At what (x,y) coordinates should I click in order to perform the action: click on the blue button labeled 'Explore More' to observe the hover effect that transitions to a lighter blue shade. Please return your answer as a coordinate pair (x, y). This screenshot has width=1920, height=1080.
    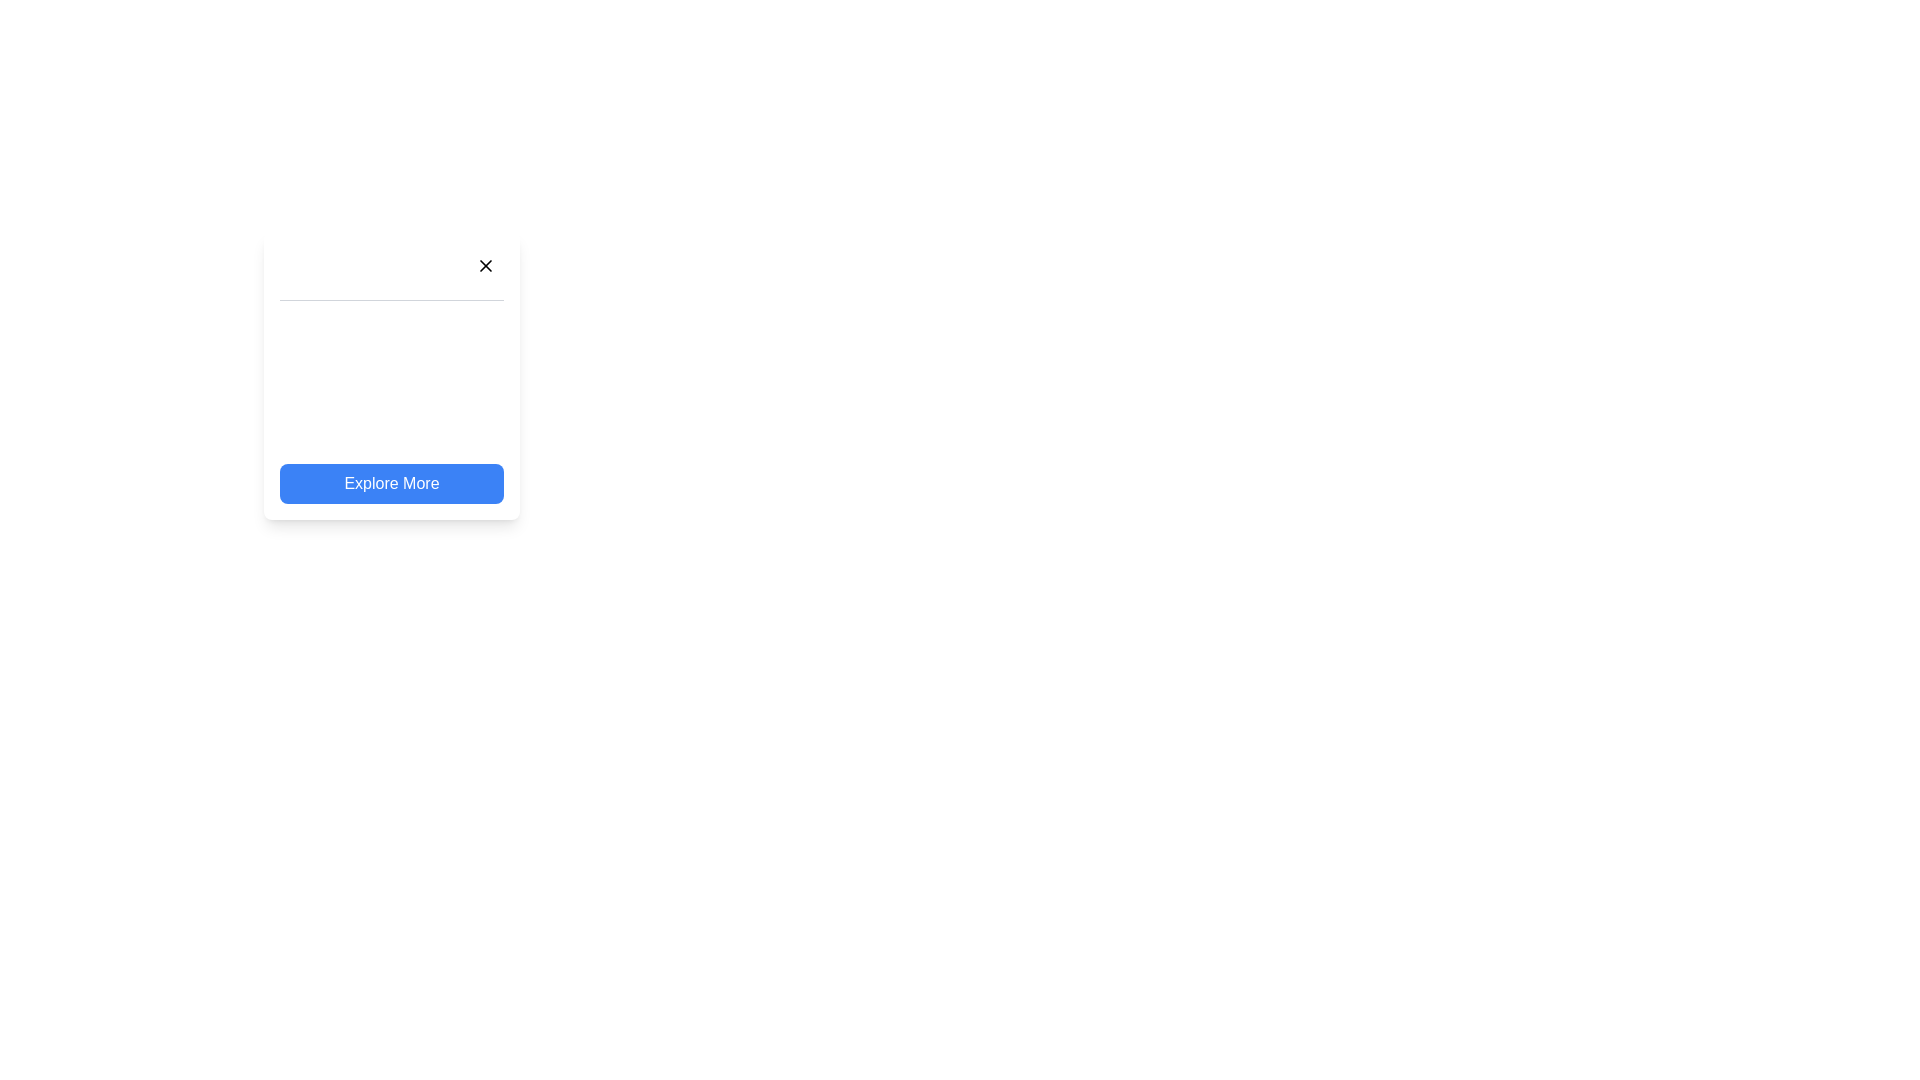
    Looking at the image, I should click on (392, 483).